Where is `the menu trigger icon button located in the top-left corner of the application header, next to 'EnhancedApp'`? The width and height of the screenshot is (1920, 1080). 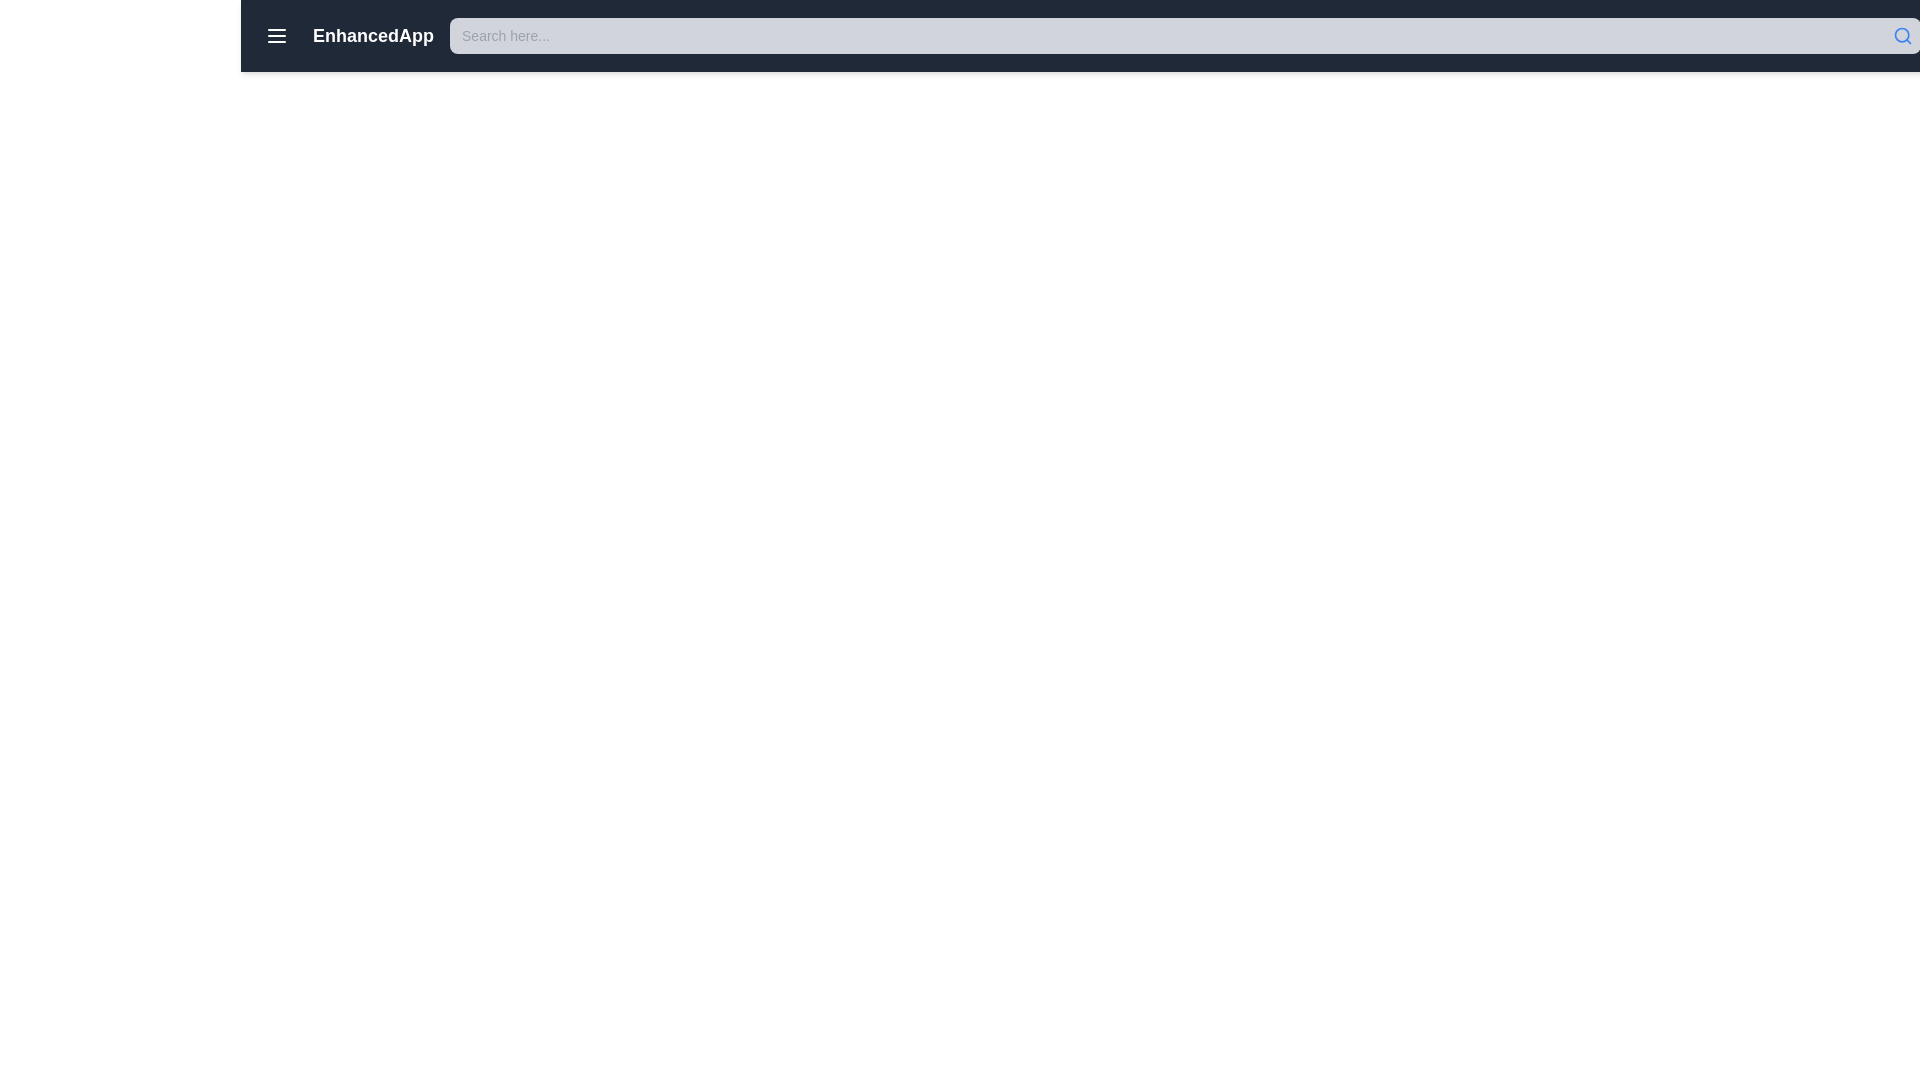 the menu trigger icon button located in the top-left corner of the application header, next to 'EnhancedApp' is located at coordinates (276, 35).